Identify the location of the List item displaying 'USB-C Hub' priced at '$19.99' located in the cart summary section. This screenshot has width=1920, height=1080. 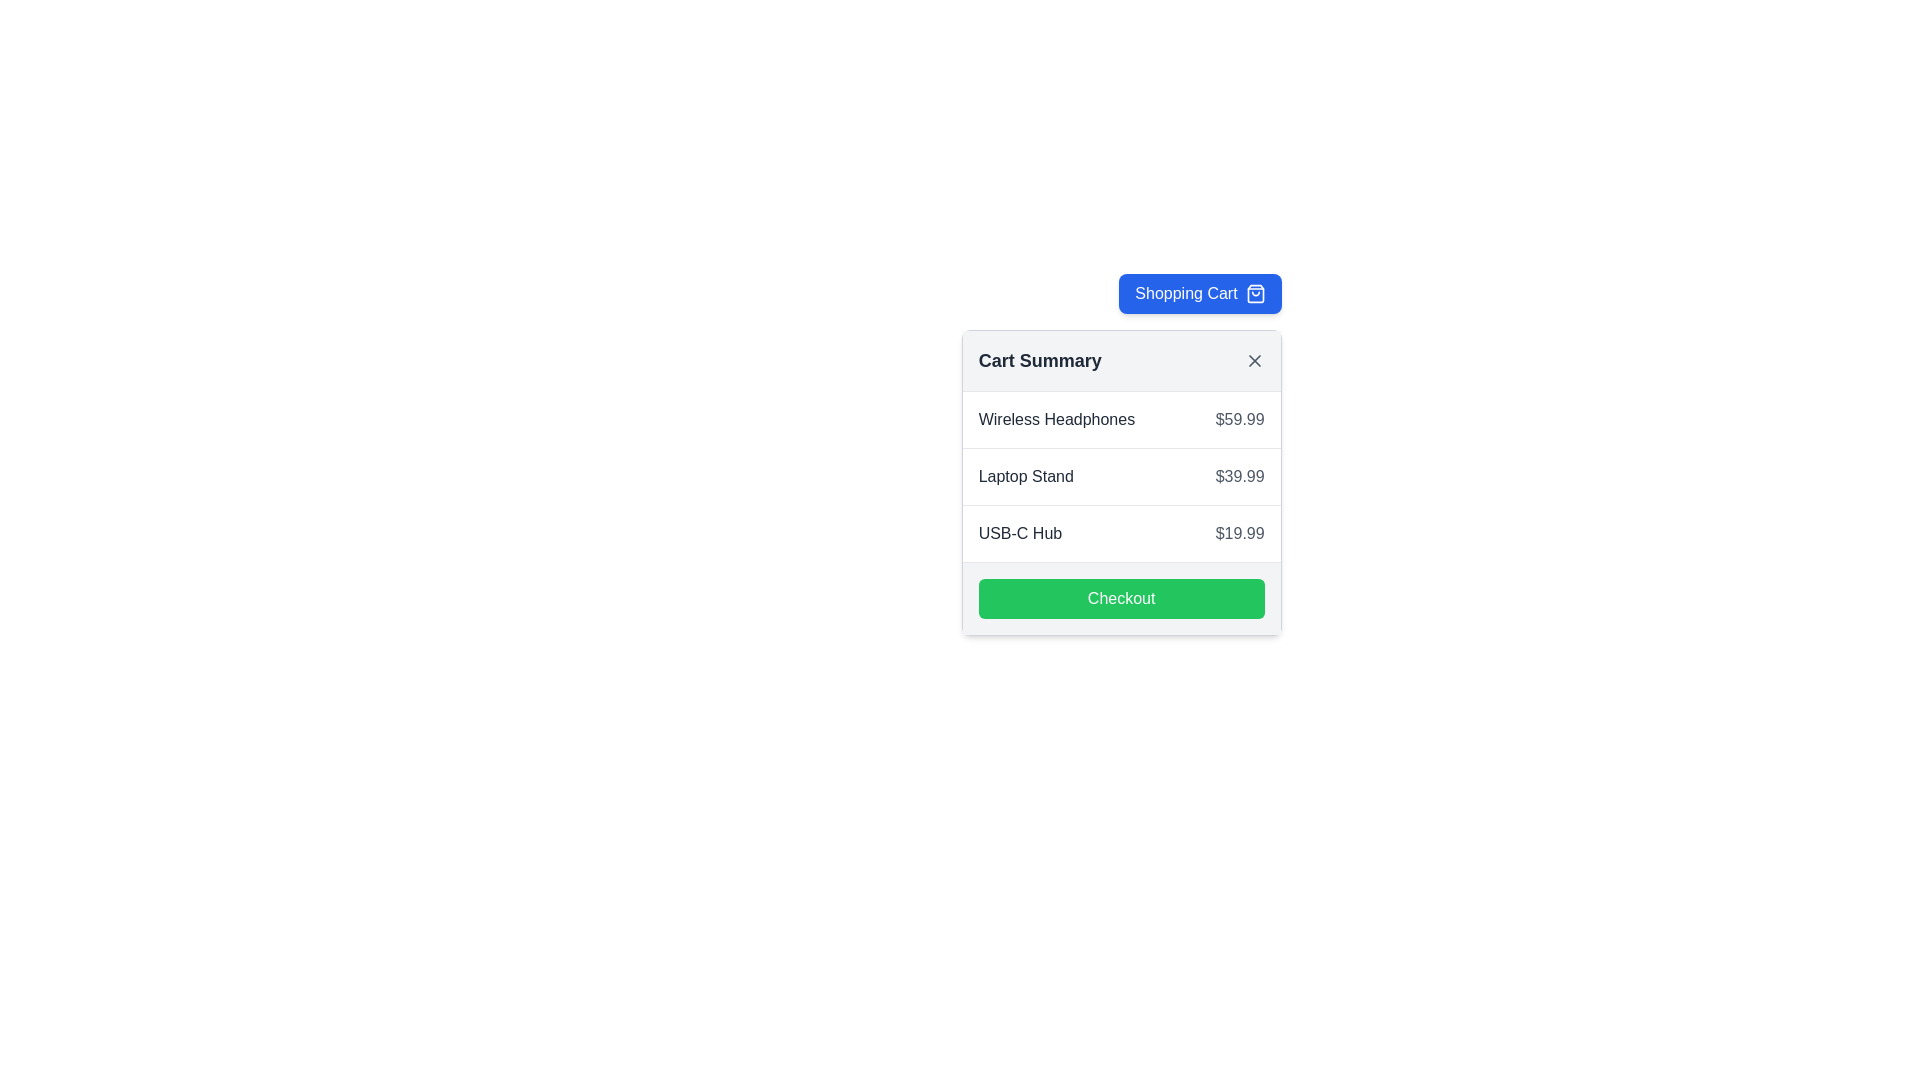
(1121, 532).